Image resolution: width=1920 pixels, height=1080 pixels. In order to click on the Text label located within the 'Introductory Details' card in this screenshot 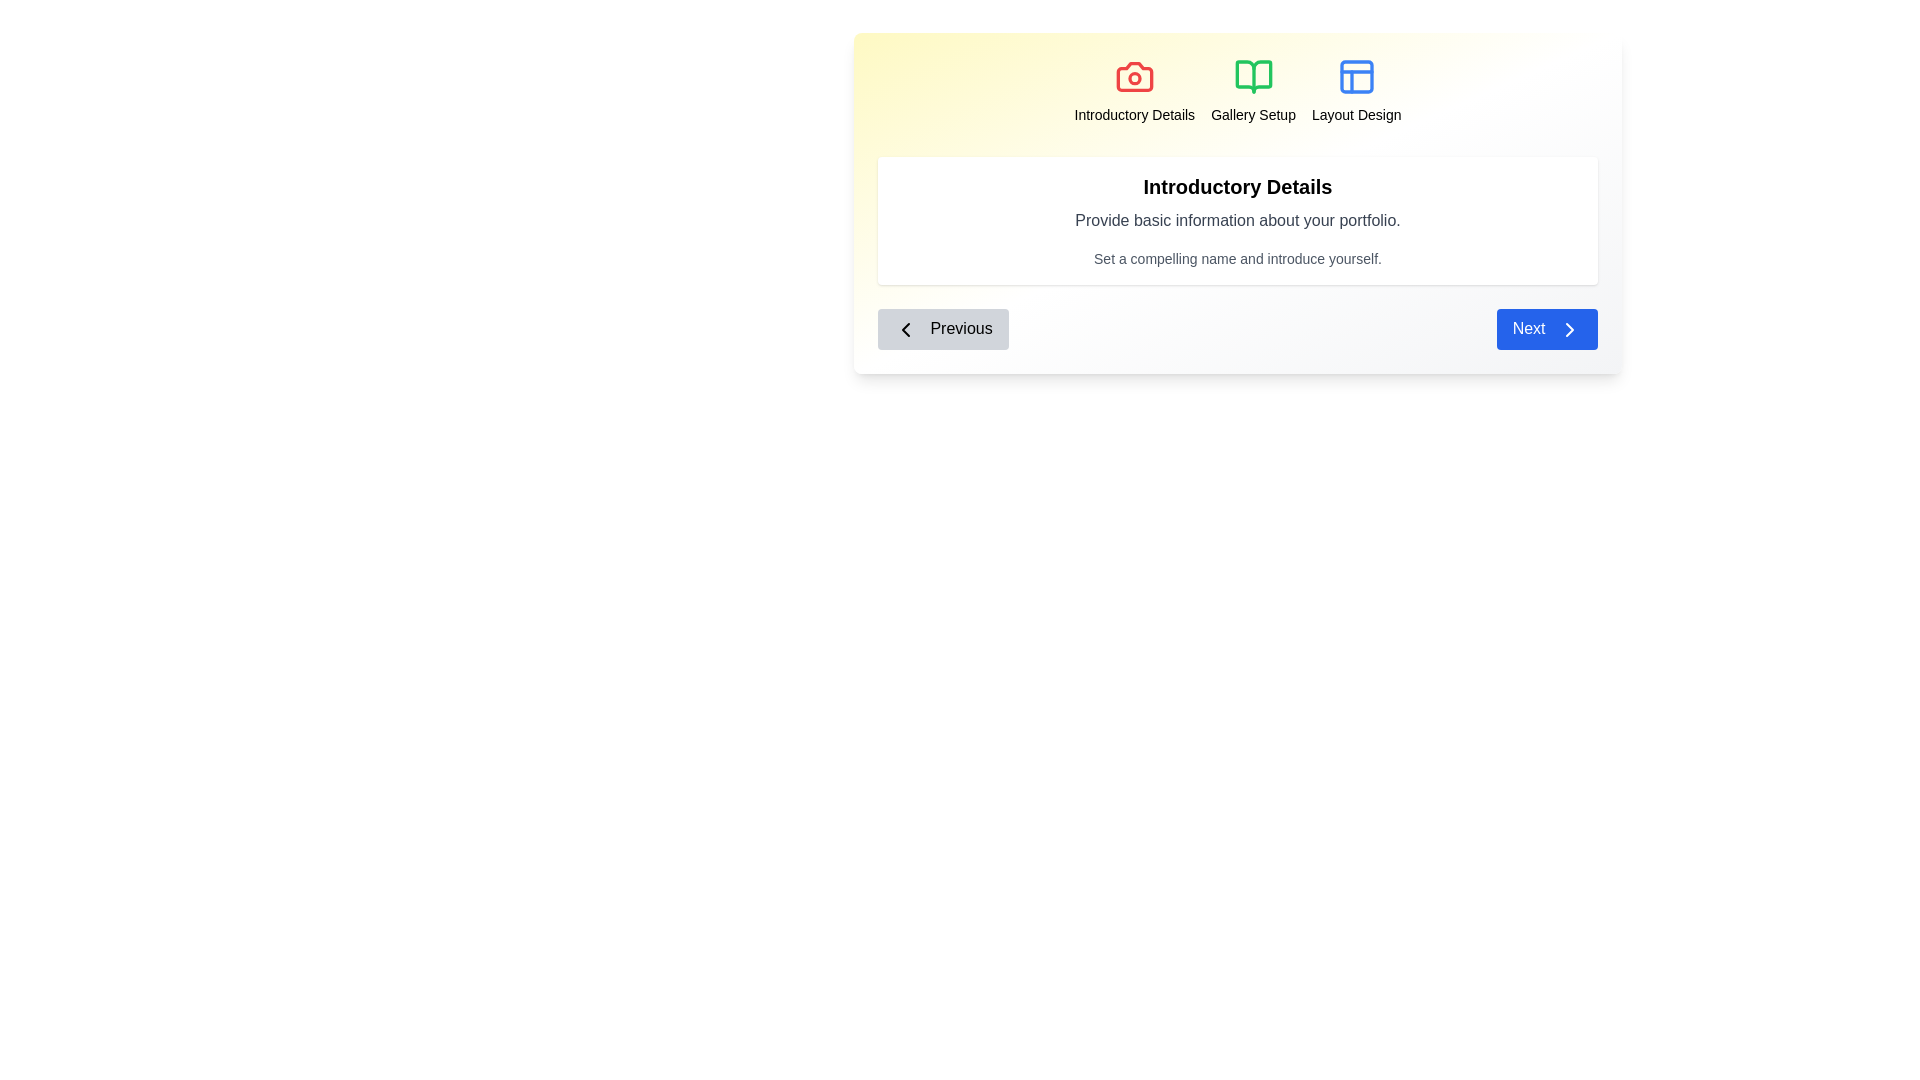, I will do `click(1237, 220)`.